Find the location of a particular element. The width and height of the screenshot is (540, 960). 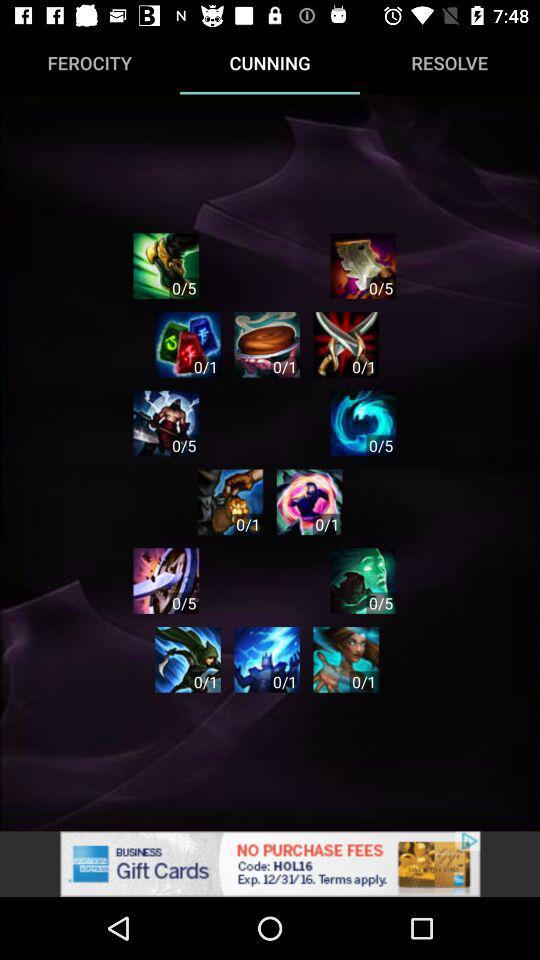

point to a skill is located at coordinates (309, 501).